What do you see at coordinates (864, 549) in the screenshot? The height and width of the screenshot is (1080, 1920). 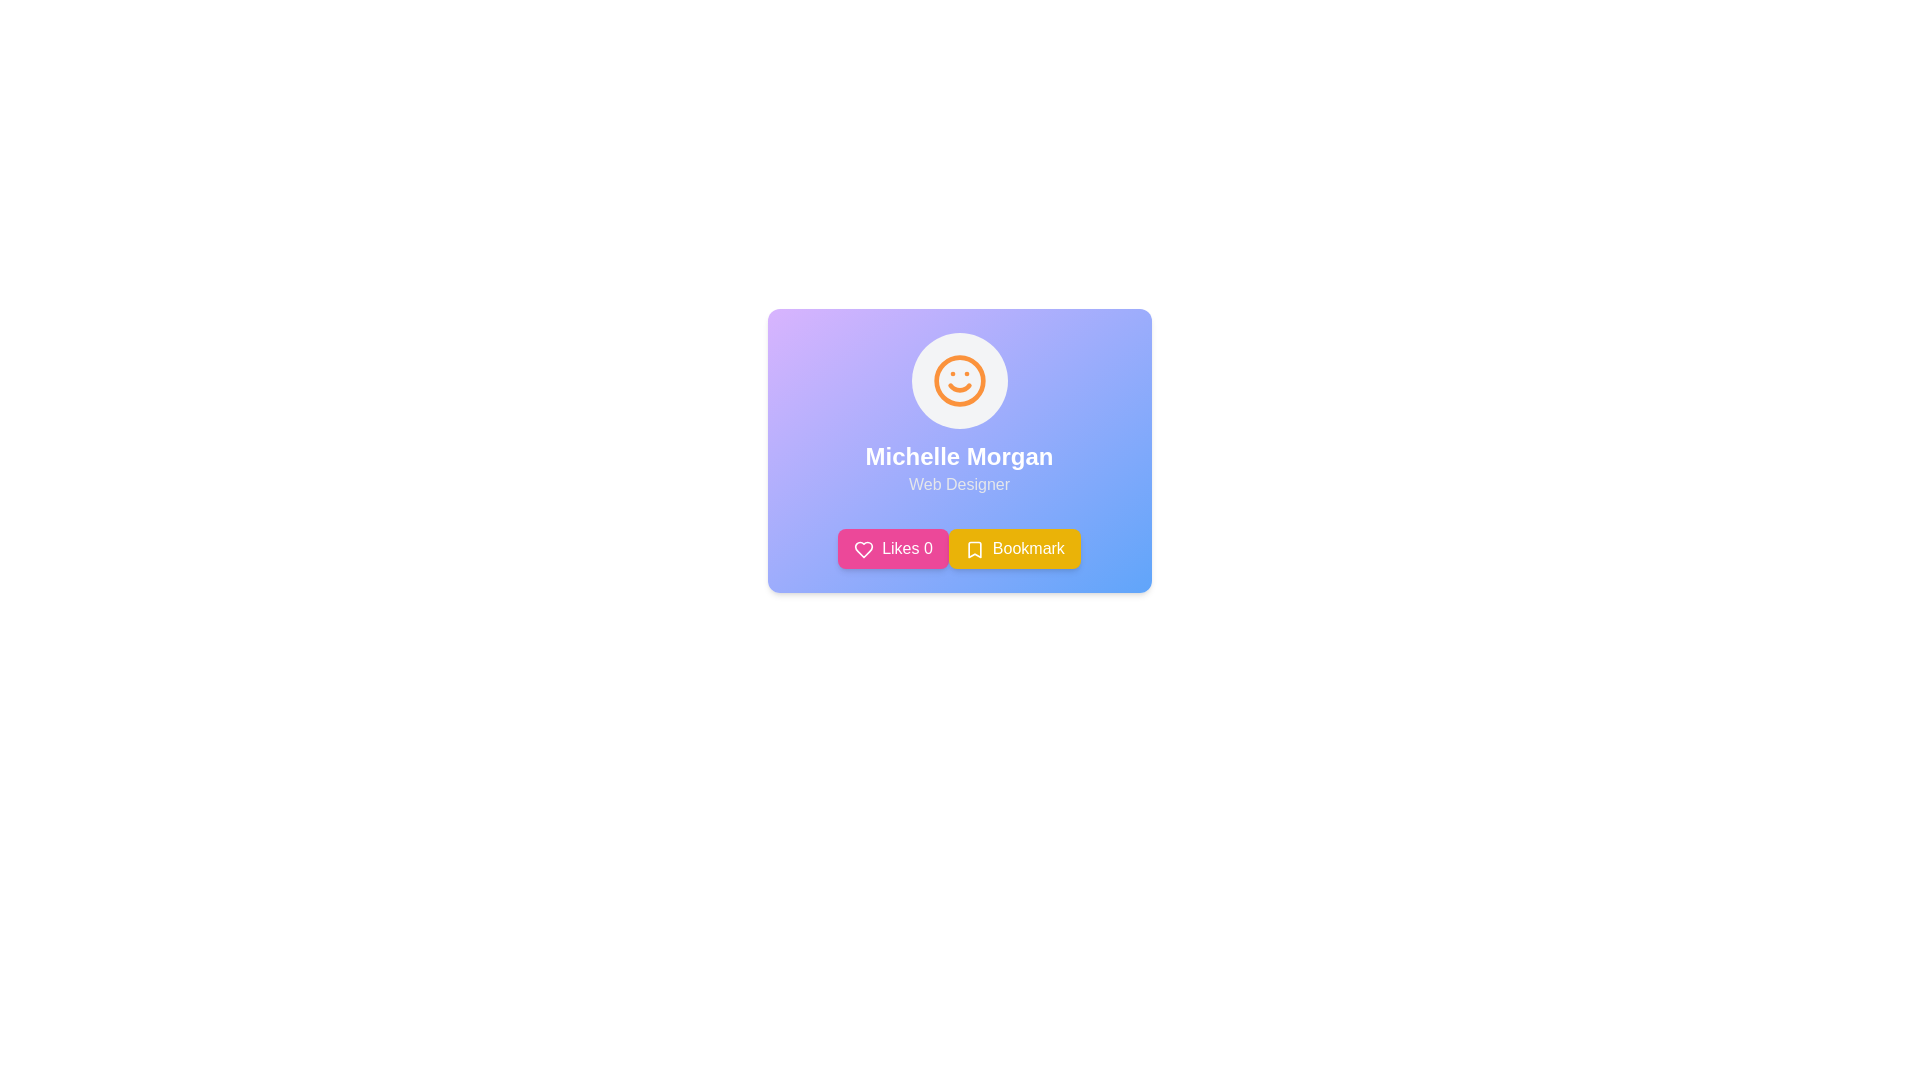 I see `the 'like' icon located to the left of the 'Likes 0' text inside the first pink button at the bottom of the card layout` at bounding box center [864, 549].